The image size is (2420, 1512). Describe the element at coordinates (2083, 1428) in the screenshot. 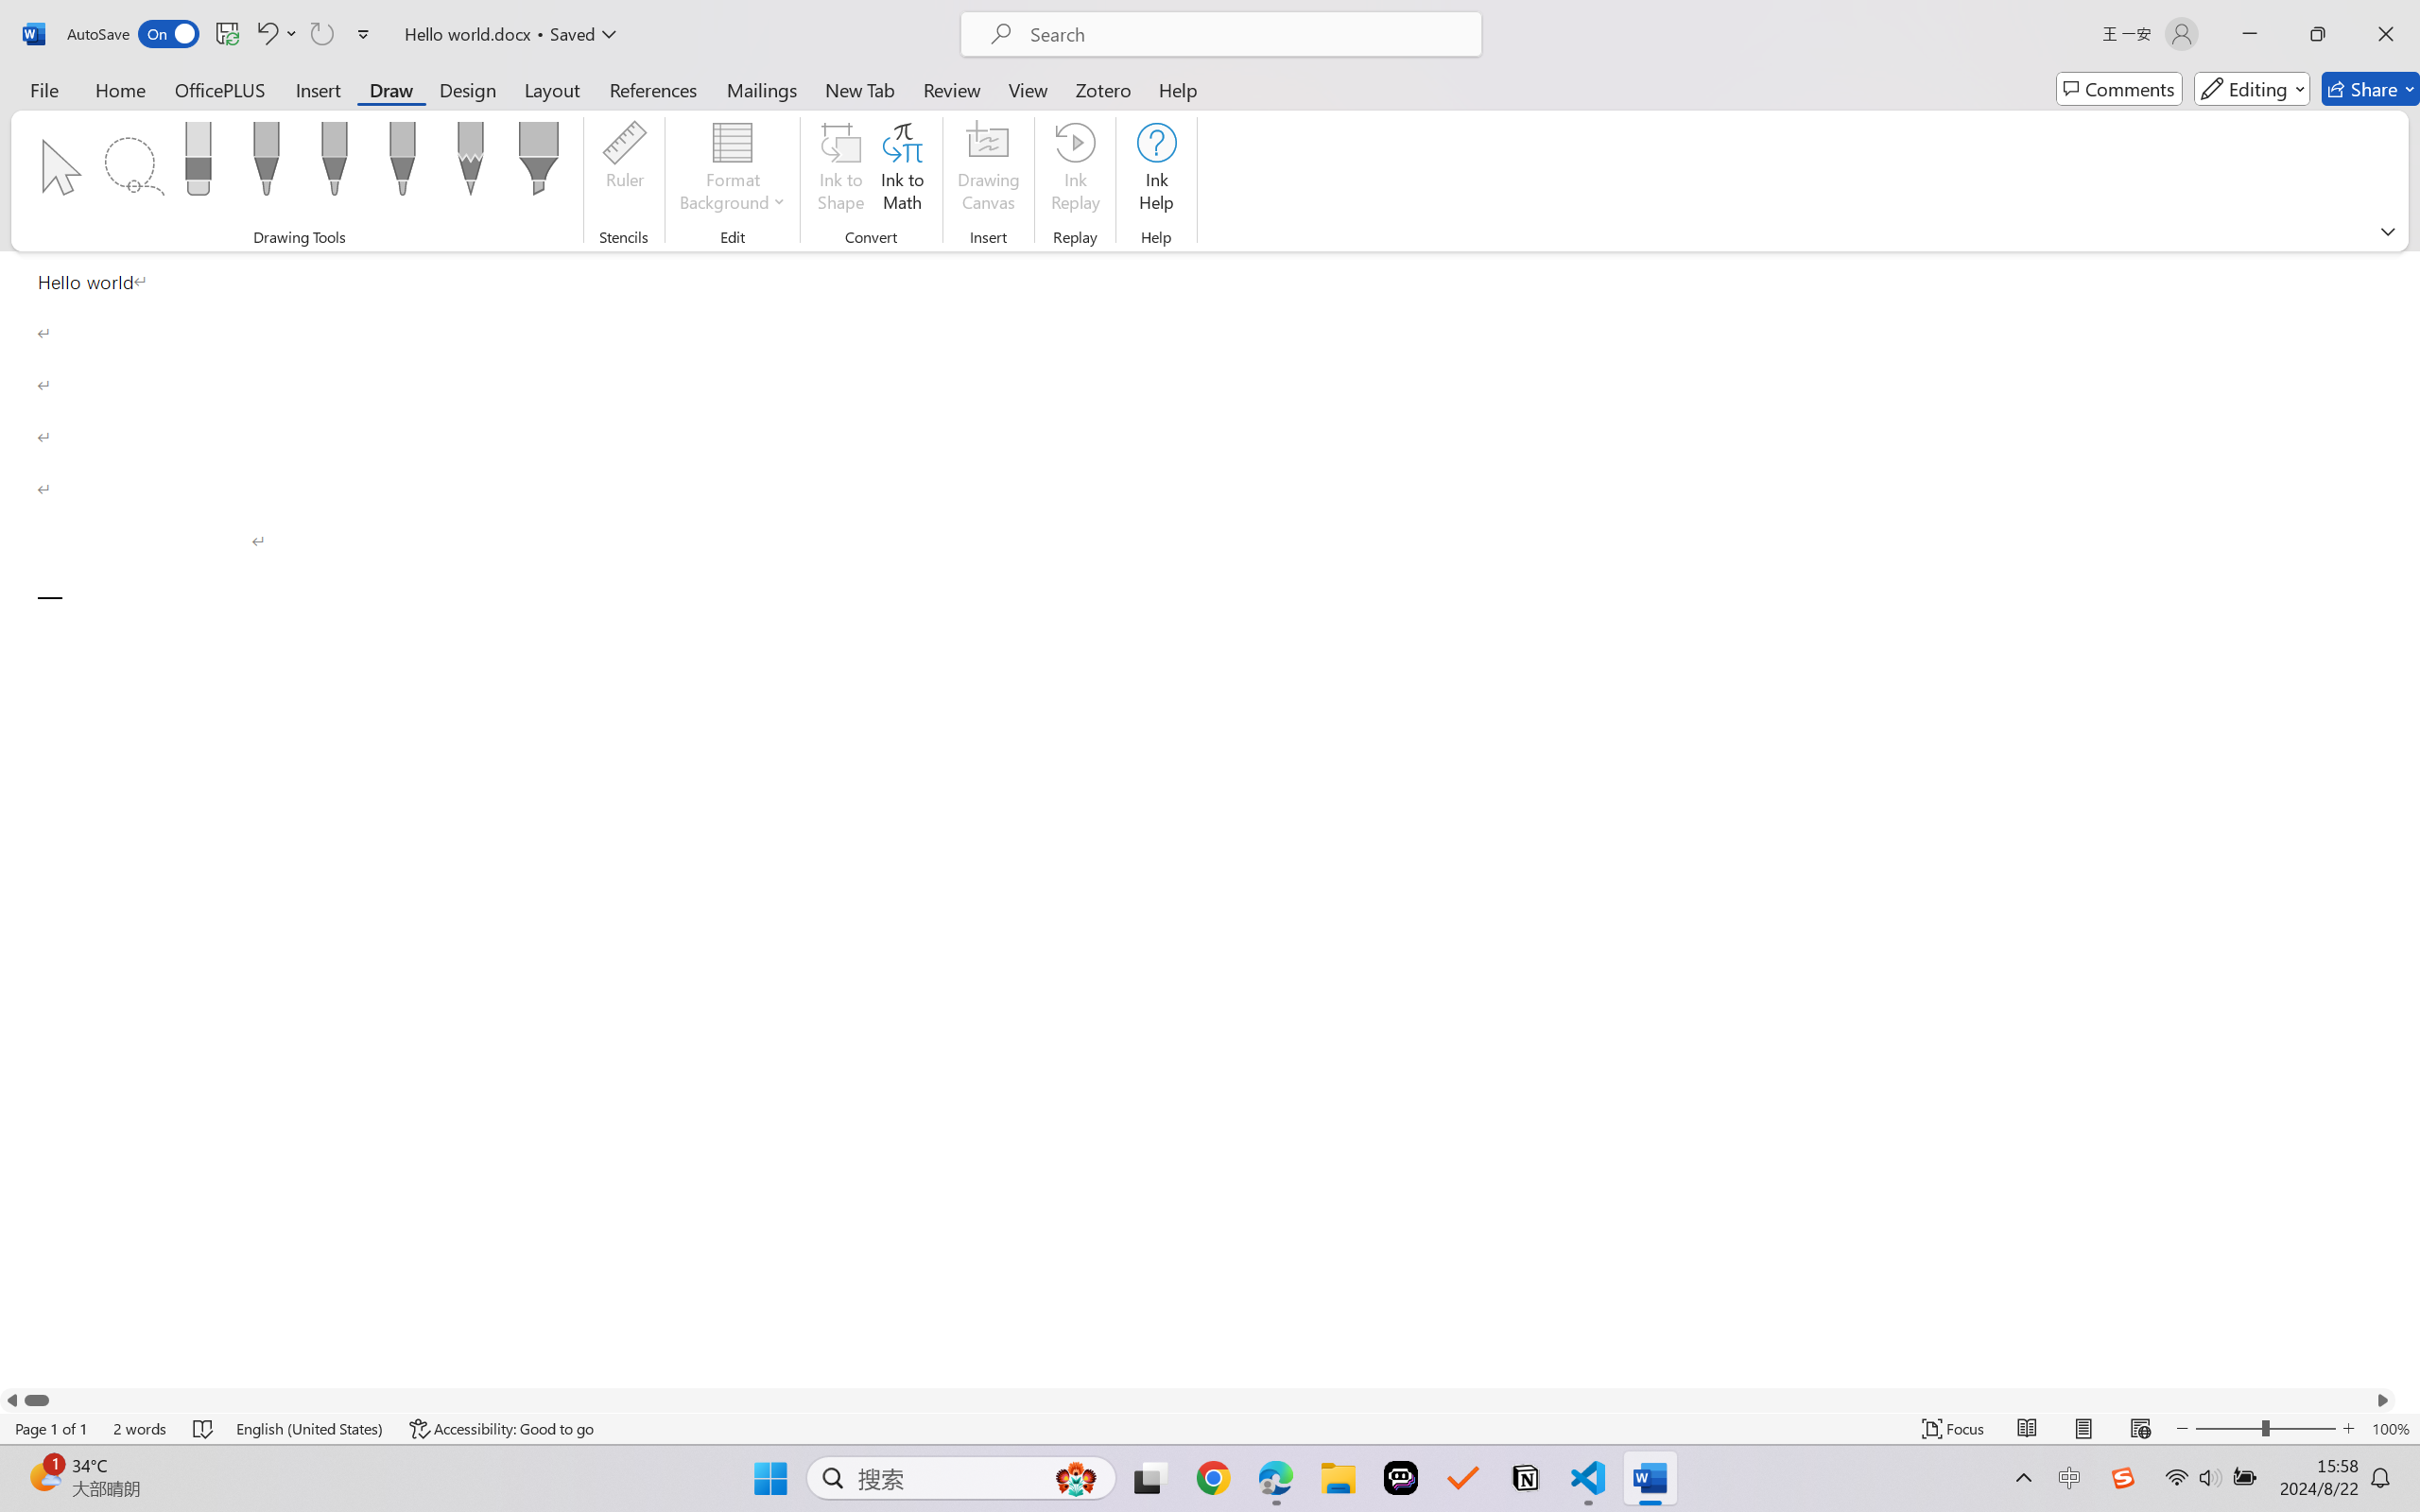

I see `'Print Layout'` at that location.